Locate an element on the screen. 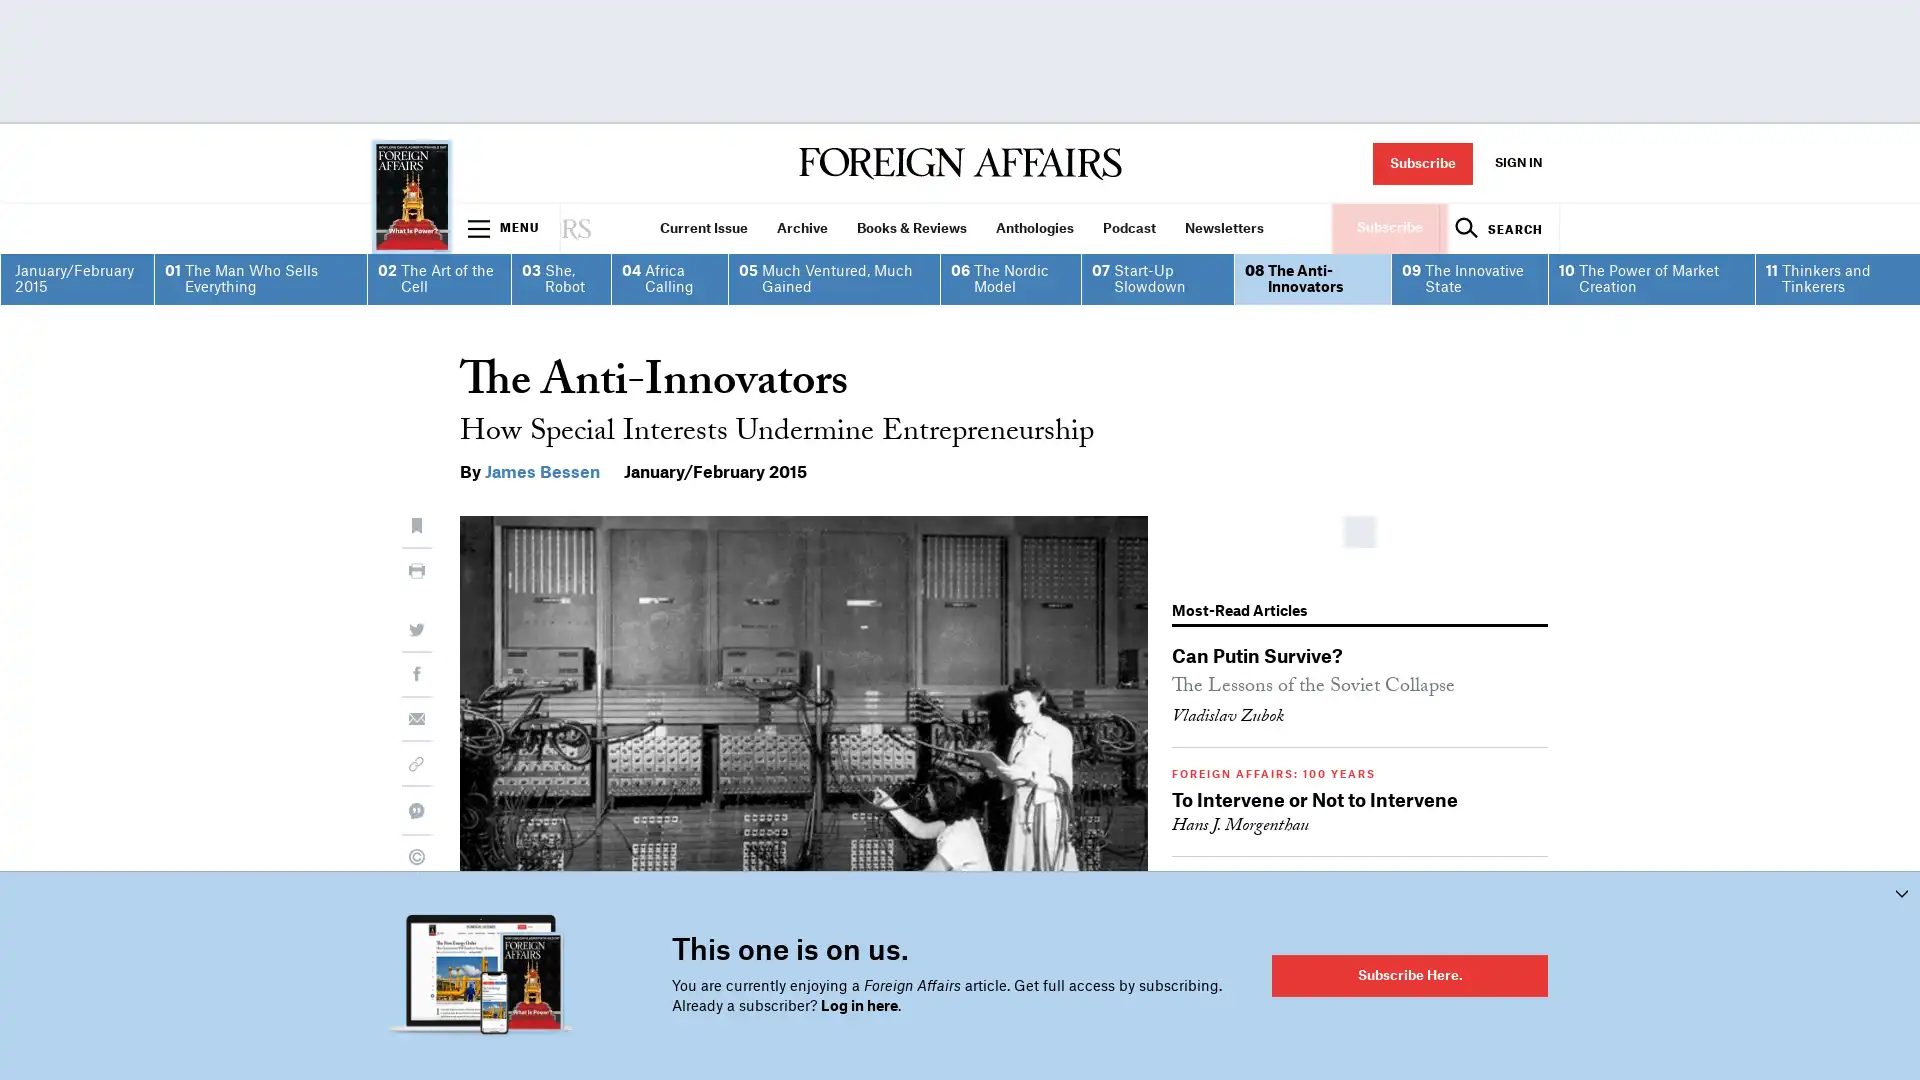 The width and height of the screenshot is (1920, 1080). Podcast is located at coordinates (1128, 227).